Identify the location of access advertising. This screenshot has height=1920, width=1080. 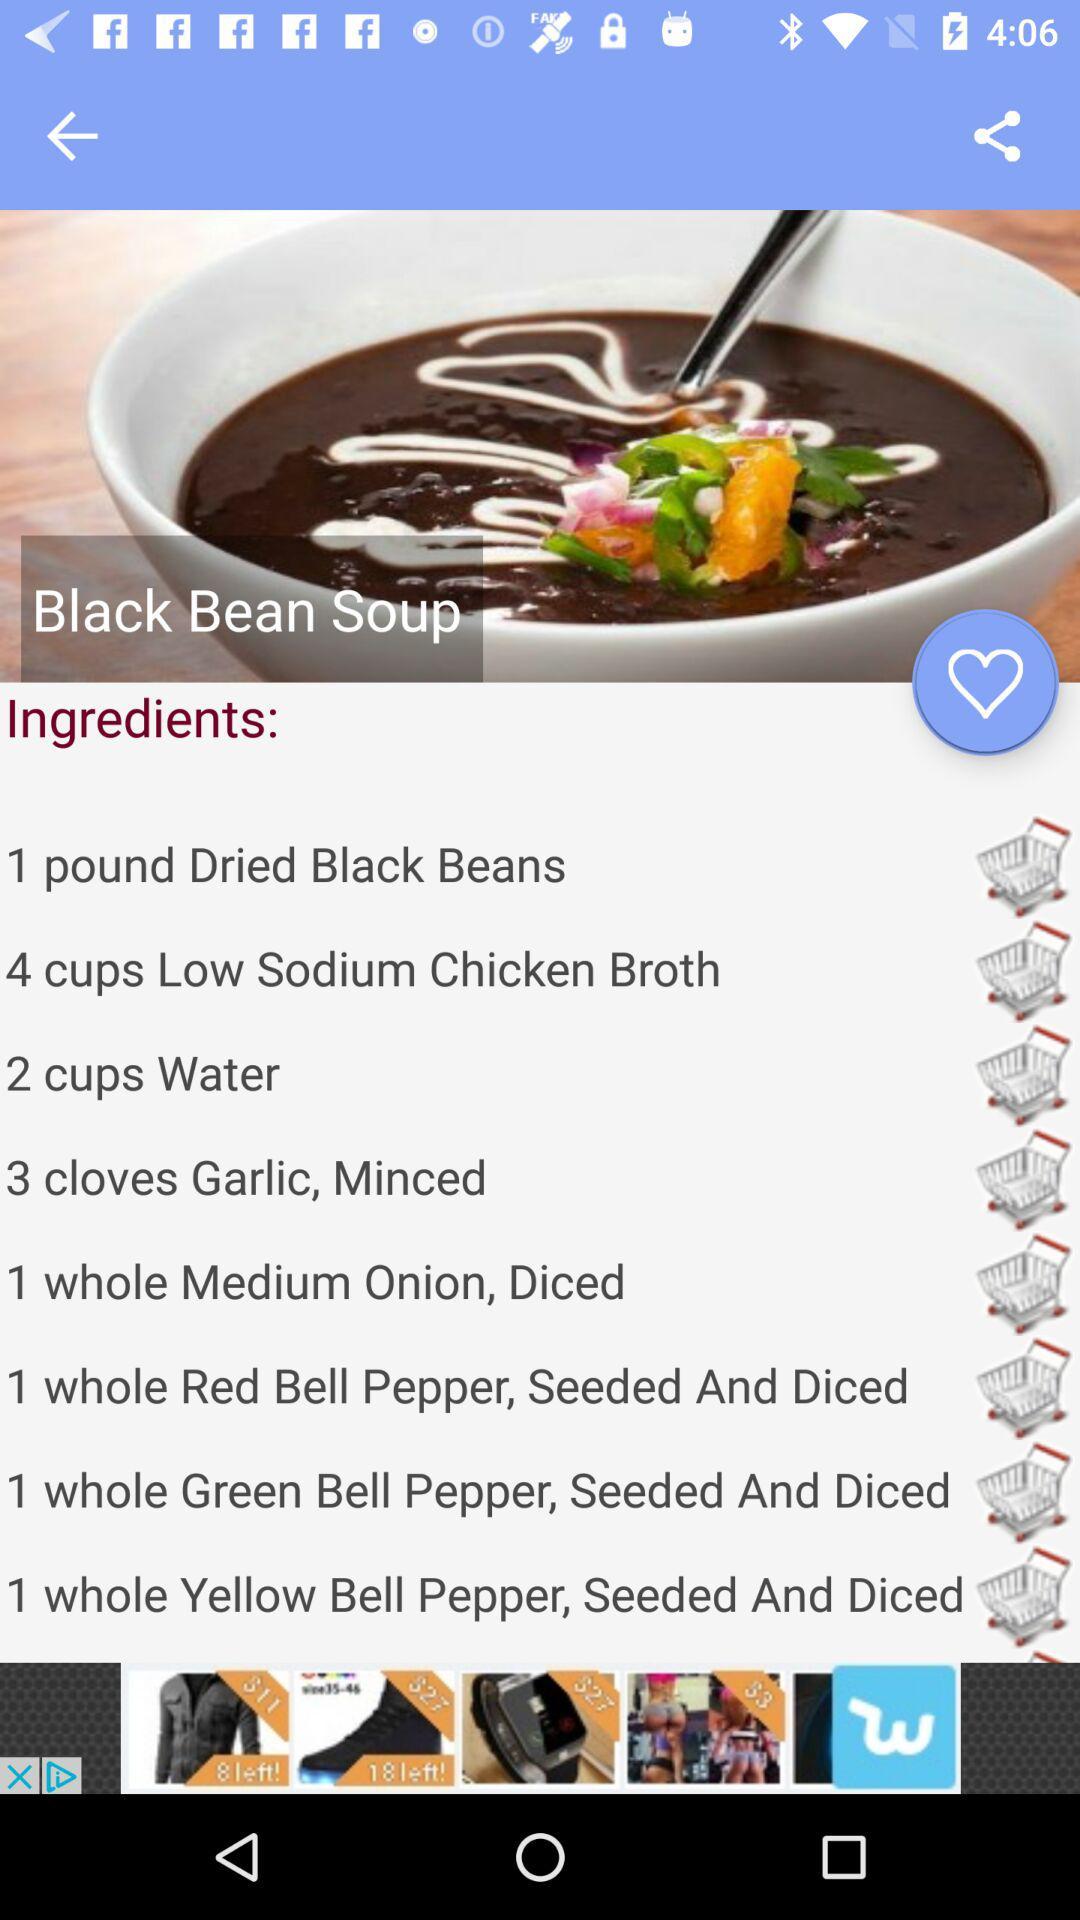
(540, 1727).